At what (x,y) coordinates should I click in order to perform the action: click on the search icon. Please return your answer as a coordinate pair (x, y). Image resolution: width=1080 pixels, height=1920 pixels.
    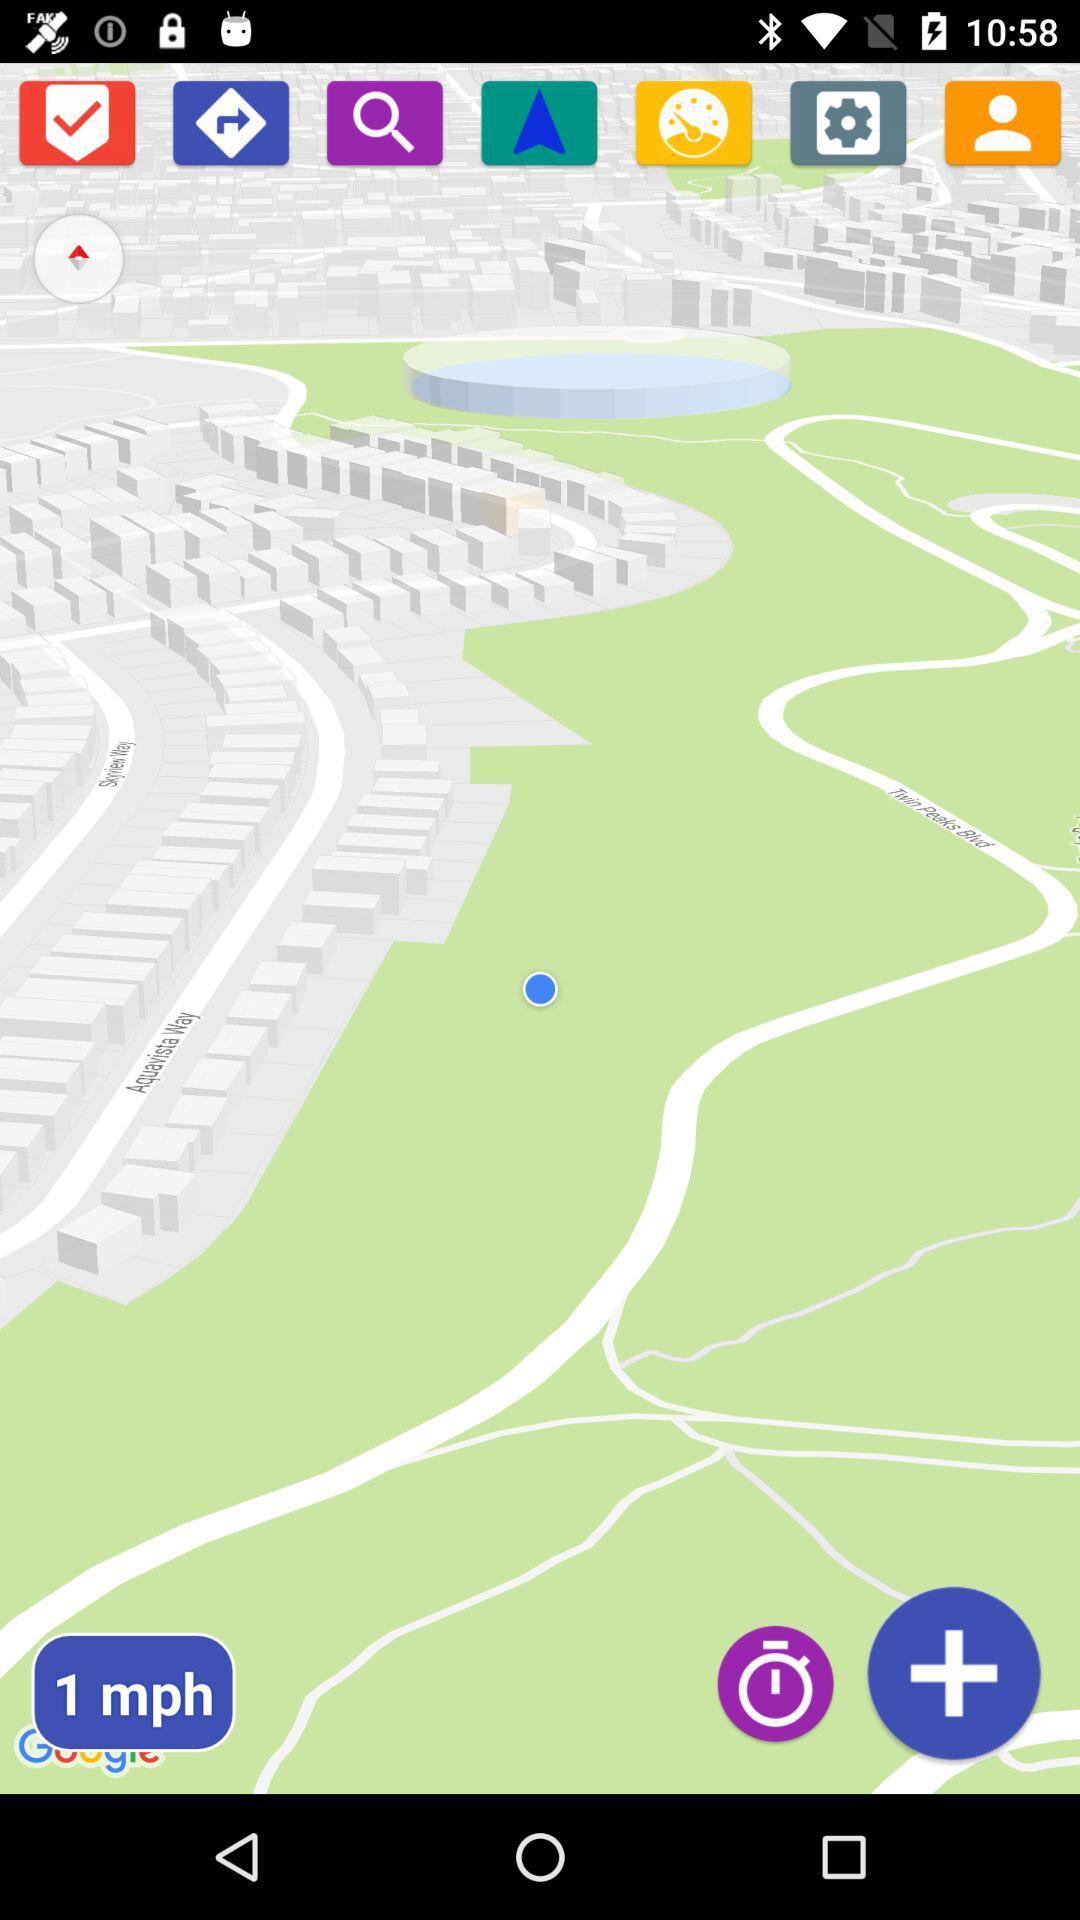
    Looking at the image, I should click on (384, 121).